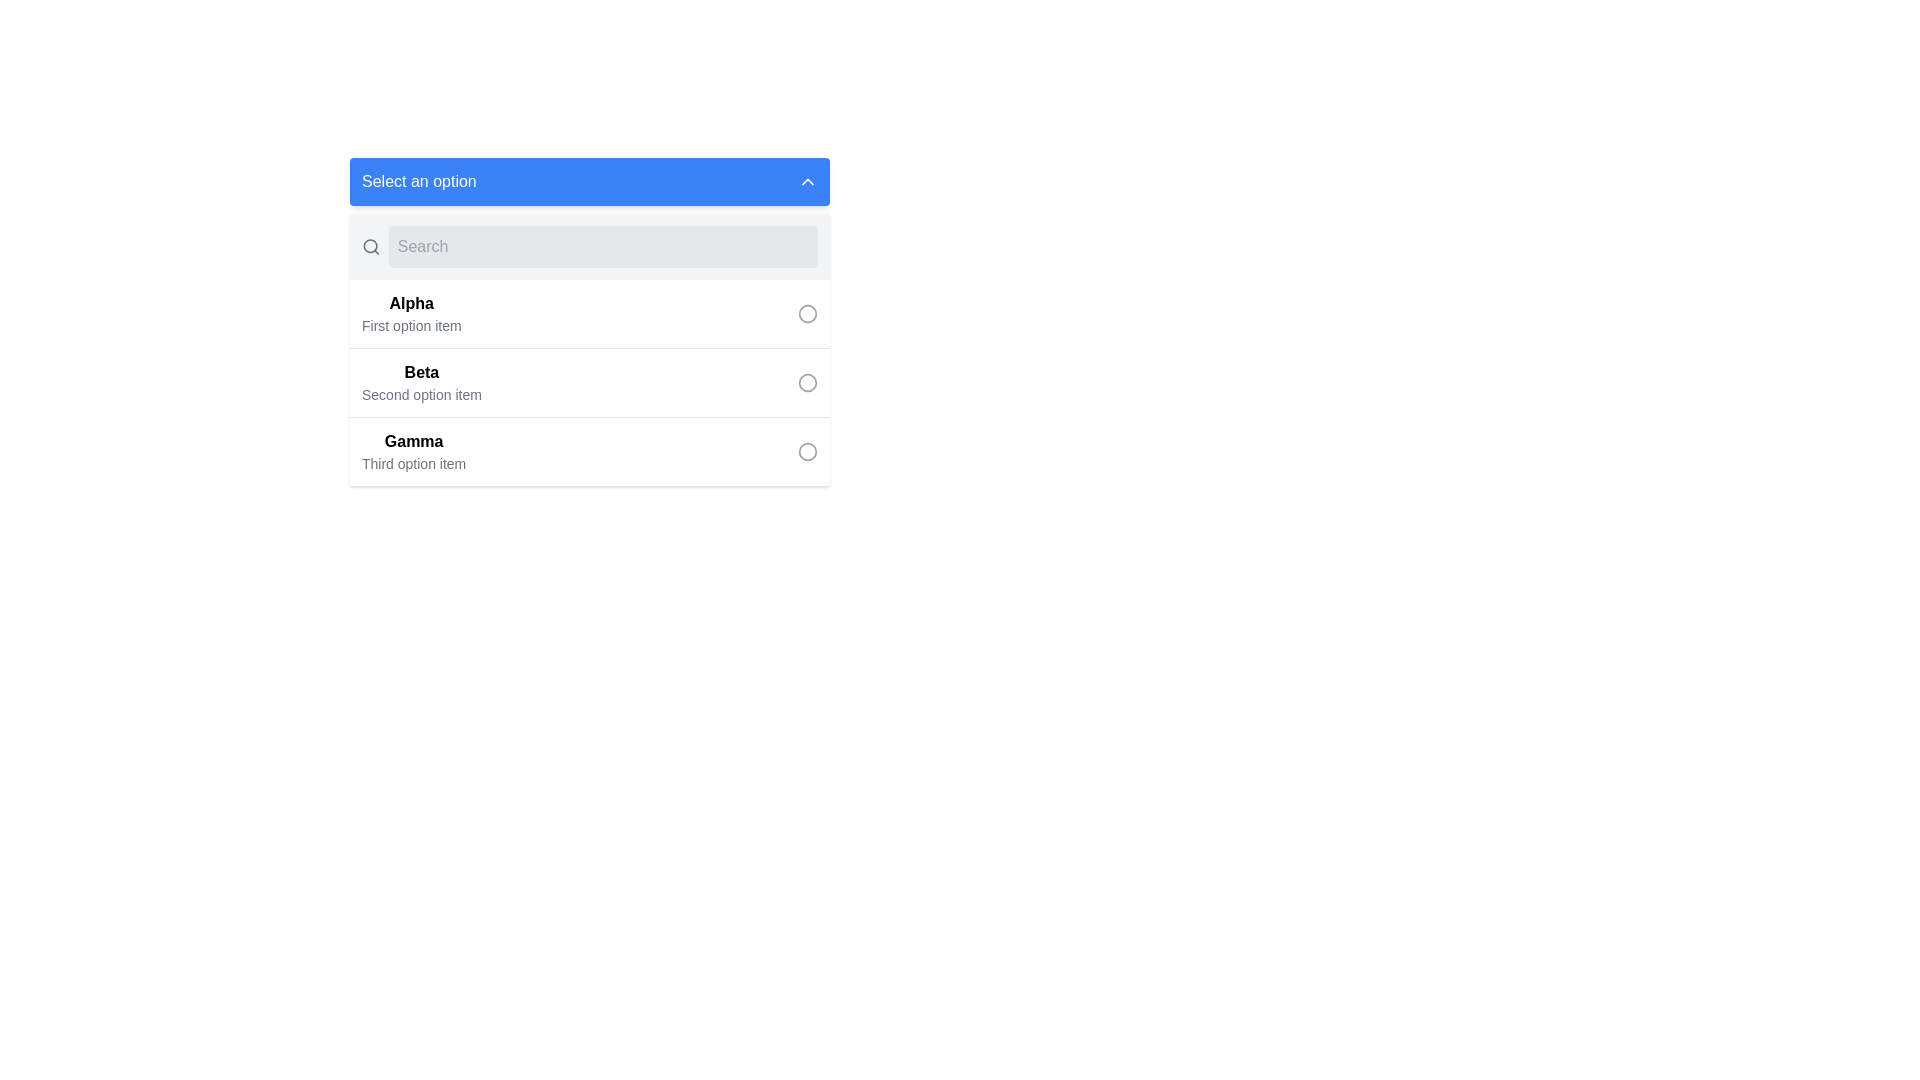  What do you see at coordinates (807, 313) in the screenshot?
I see `the gray outlined radio button located to the right of the 'Alpha' option in the dropdown list to trigger a tooltip or visual effect` at bounding box center [807, 313].